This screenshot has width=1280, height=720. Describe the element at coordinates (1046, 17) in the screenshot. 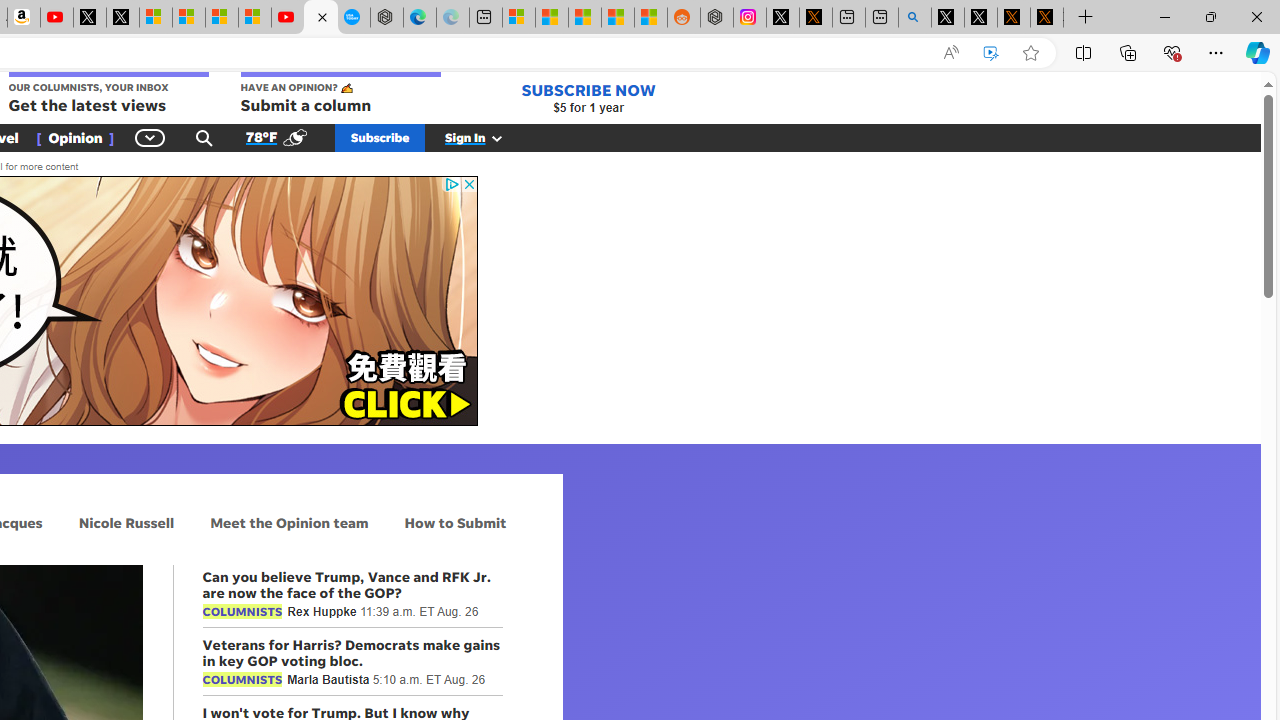

I see `'X Privacy Policy'` at that location.